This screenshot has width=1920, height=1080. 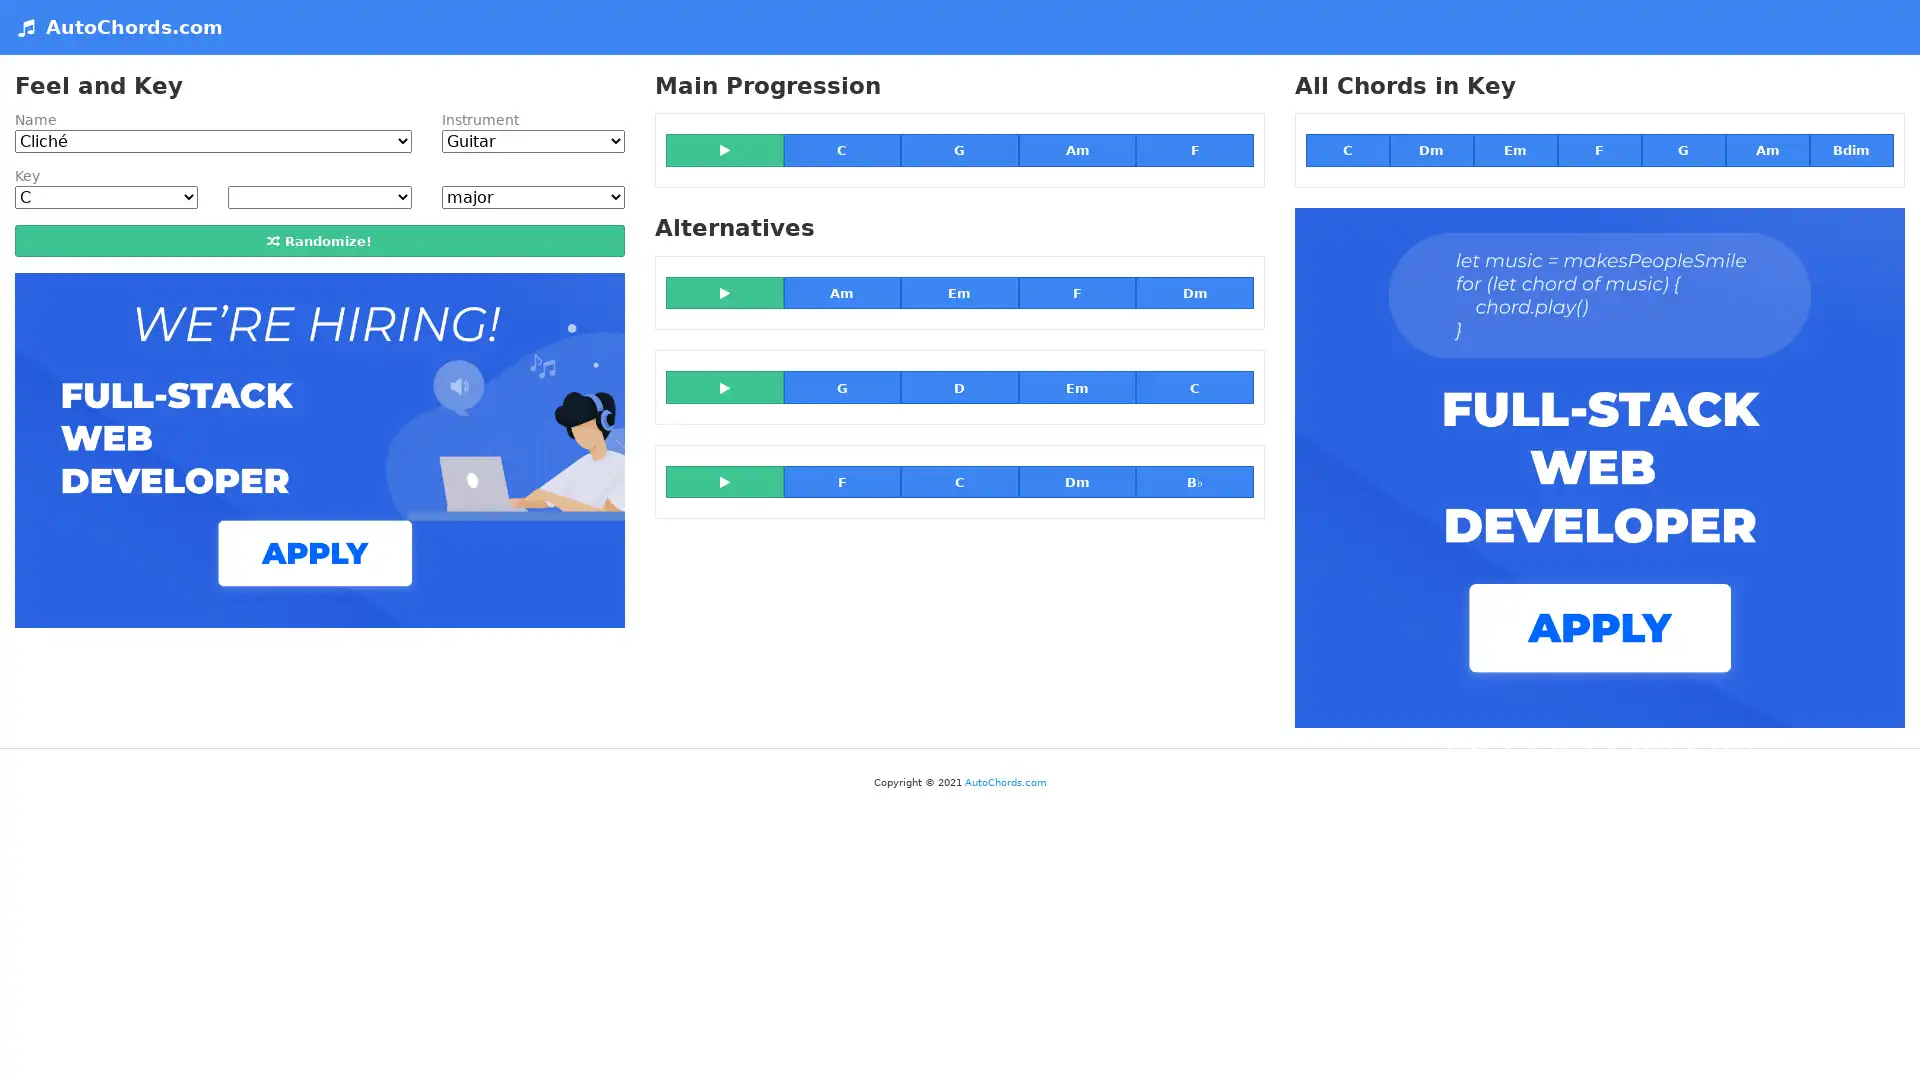 What do you see at coordinates (318, 238) in the screenshot?
I see `Randomize!` at bounding box center [318, 238].